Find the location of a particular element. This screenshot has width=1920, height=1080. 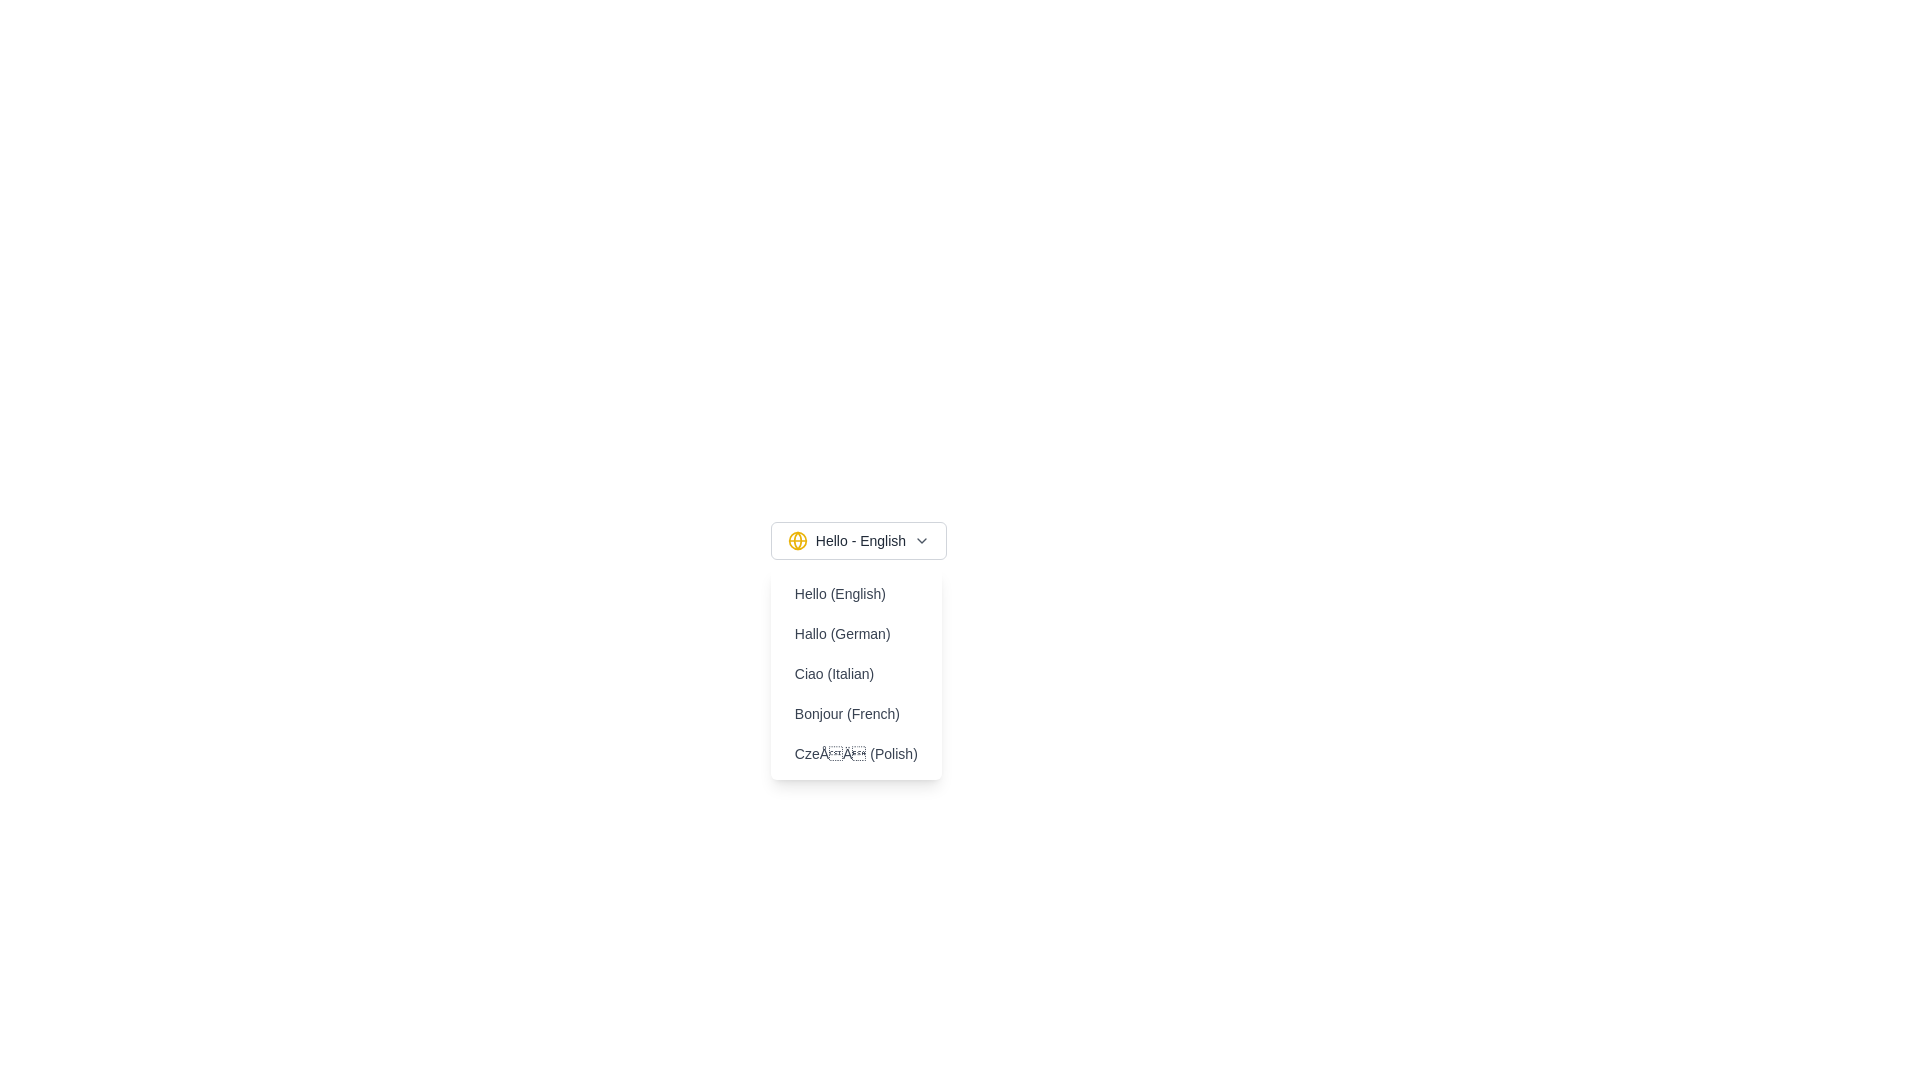

the third item in the language selection dropdown menu located below the 'Hello - English' button is located at coordinates (855, 674).